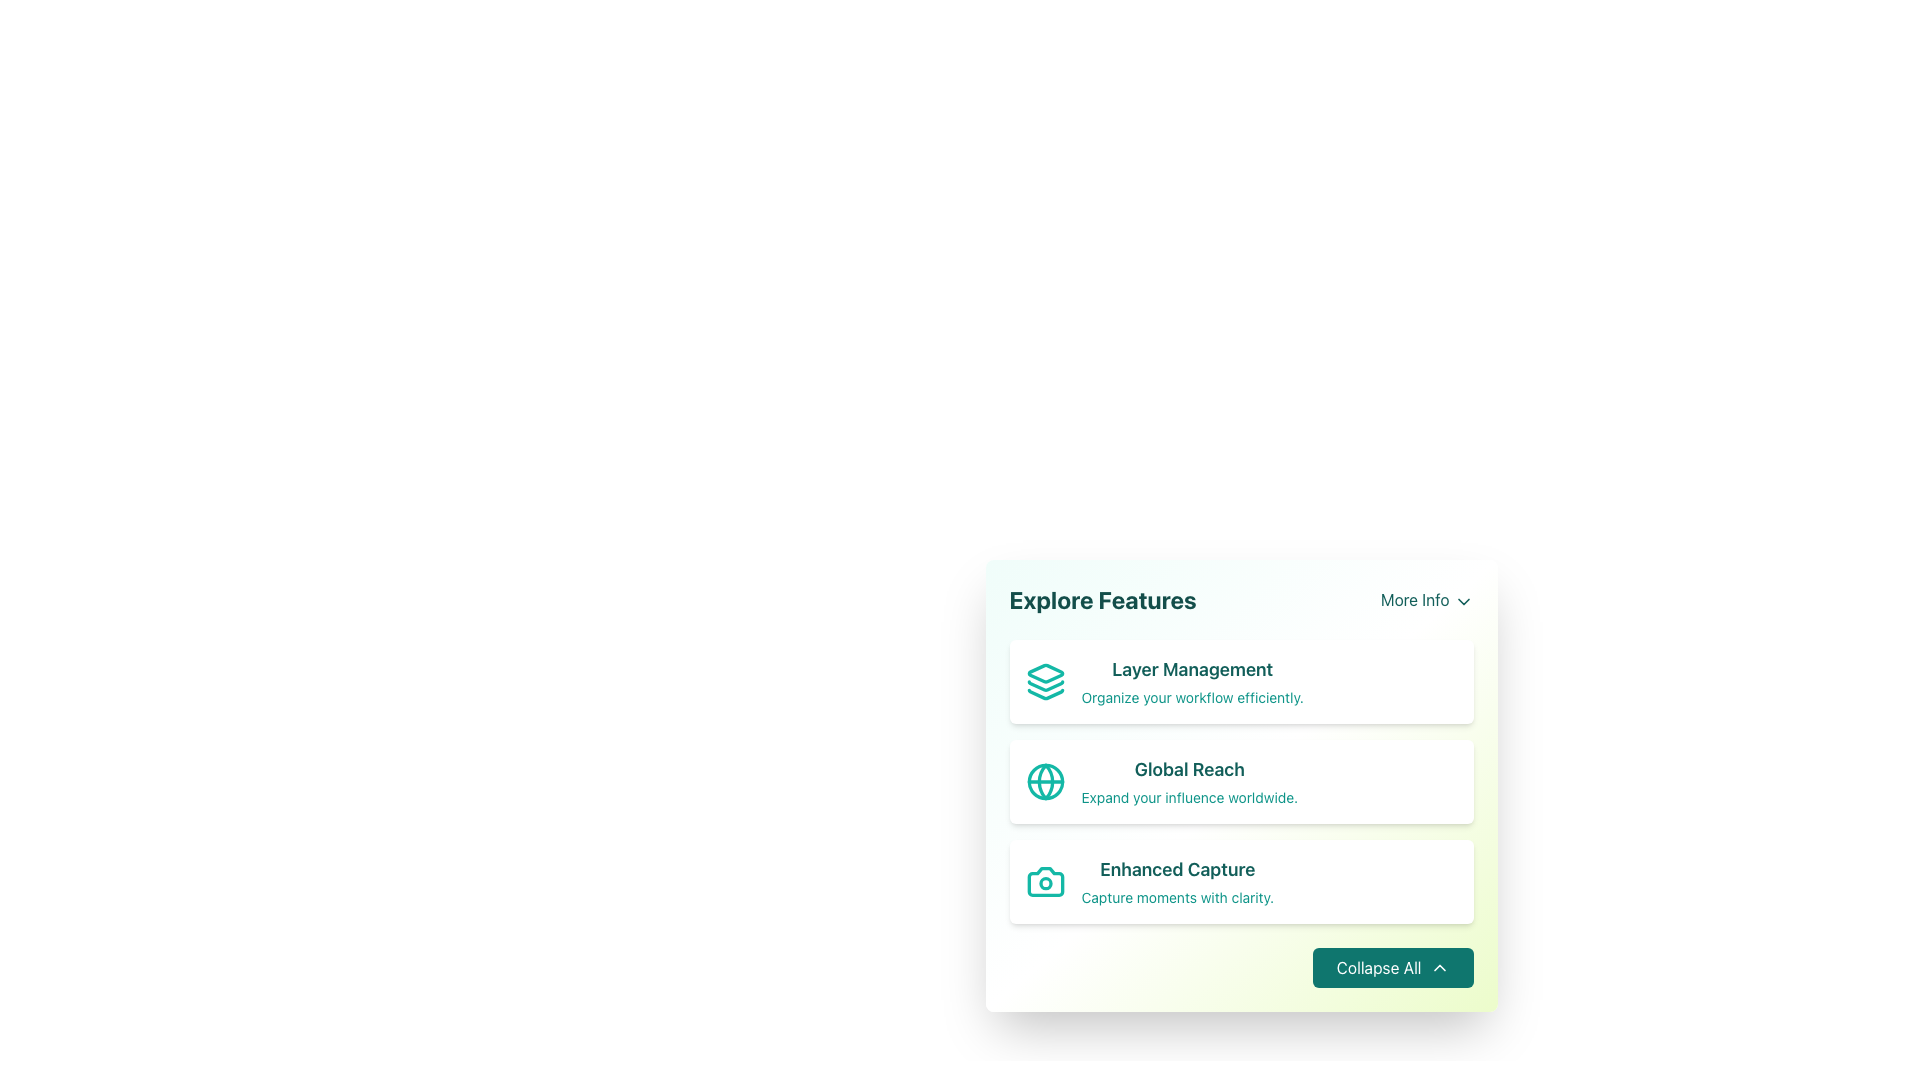 The image size is (1920, 1080). What do you see at coordinates (1192, 670) in the screenshot?
I see `title text for the feature 'Layer Management' located at the top of the 'Explore Features' card, above the description 'Organize your workflow efficiently.'` at bounding box center [1192, 670].